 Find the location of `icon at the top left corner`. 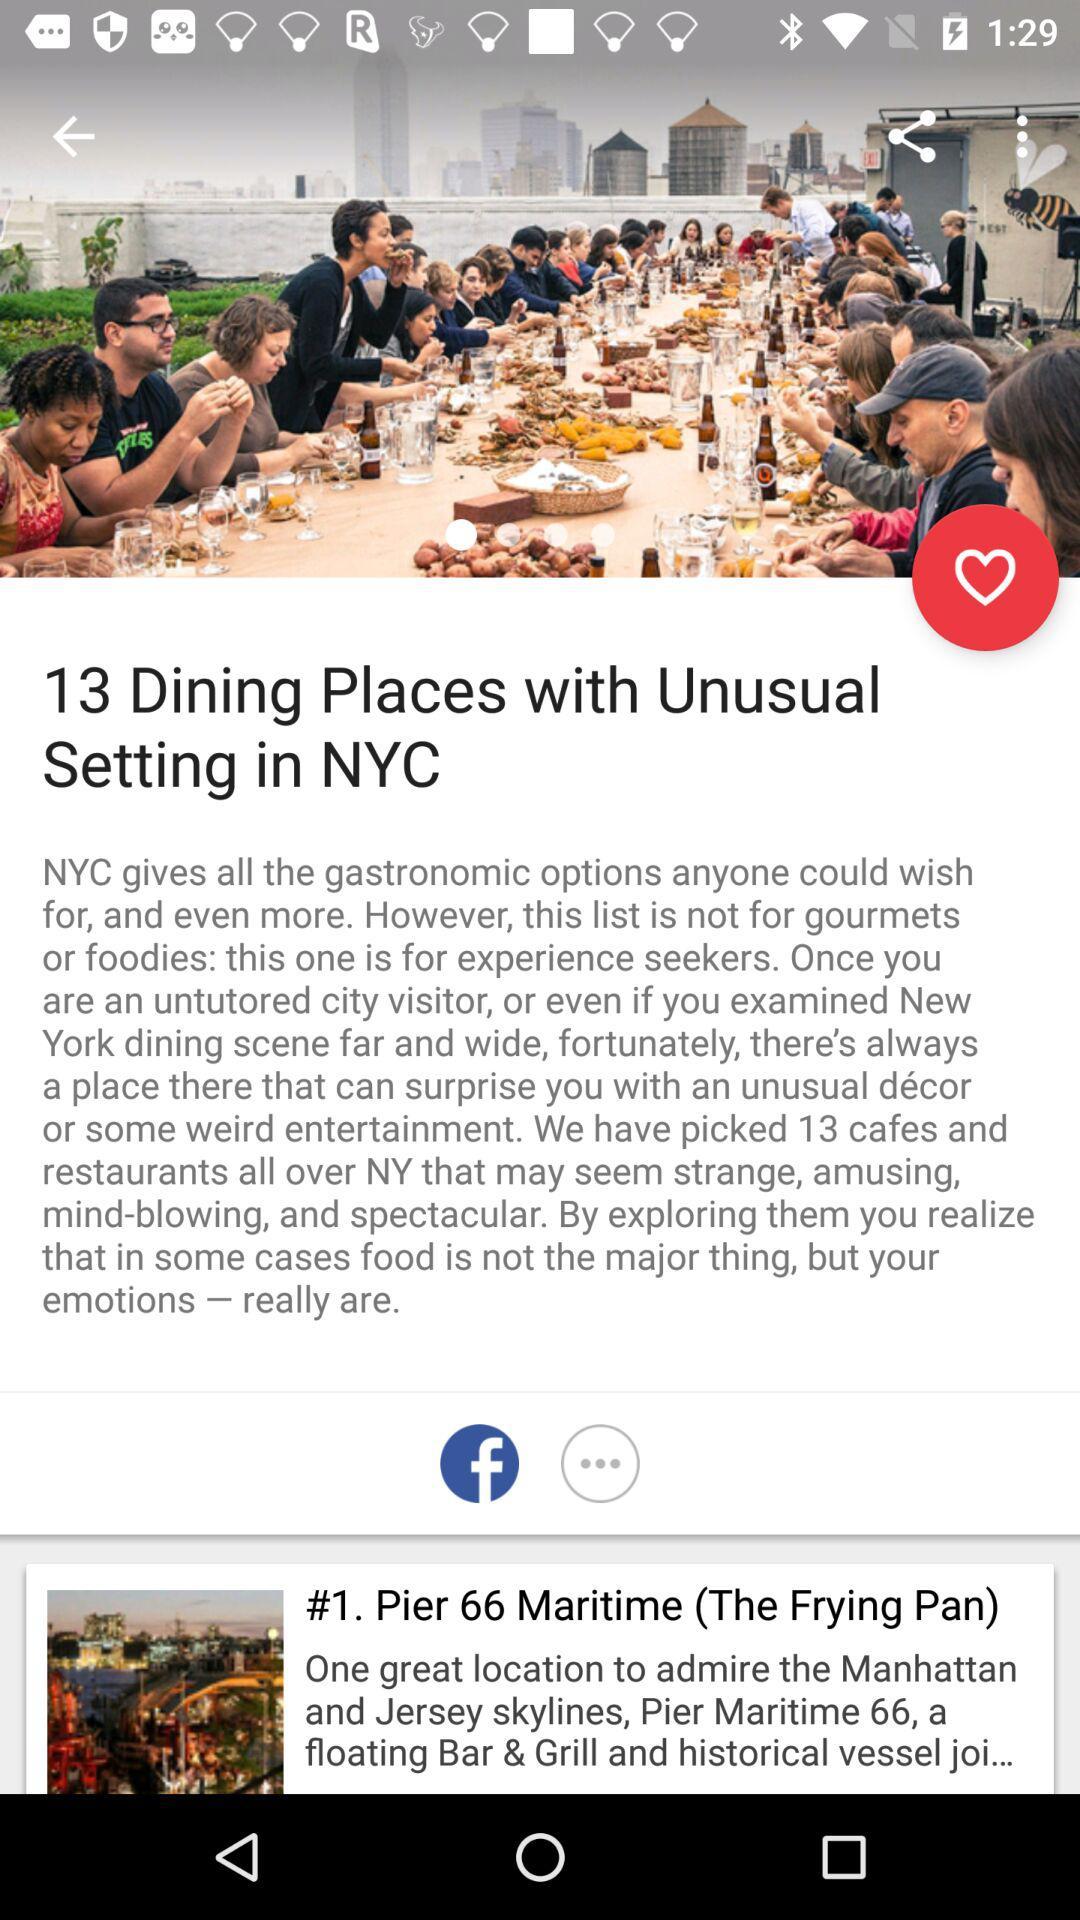

icon at the top left corner is located at coordinates (72, 135).